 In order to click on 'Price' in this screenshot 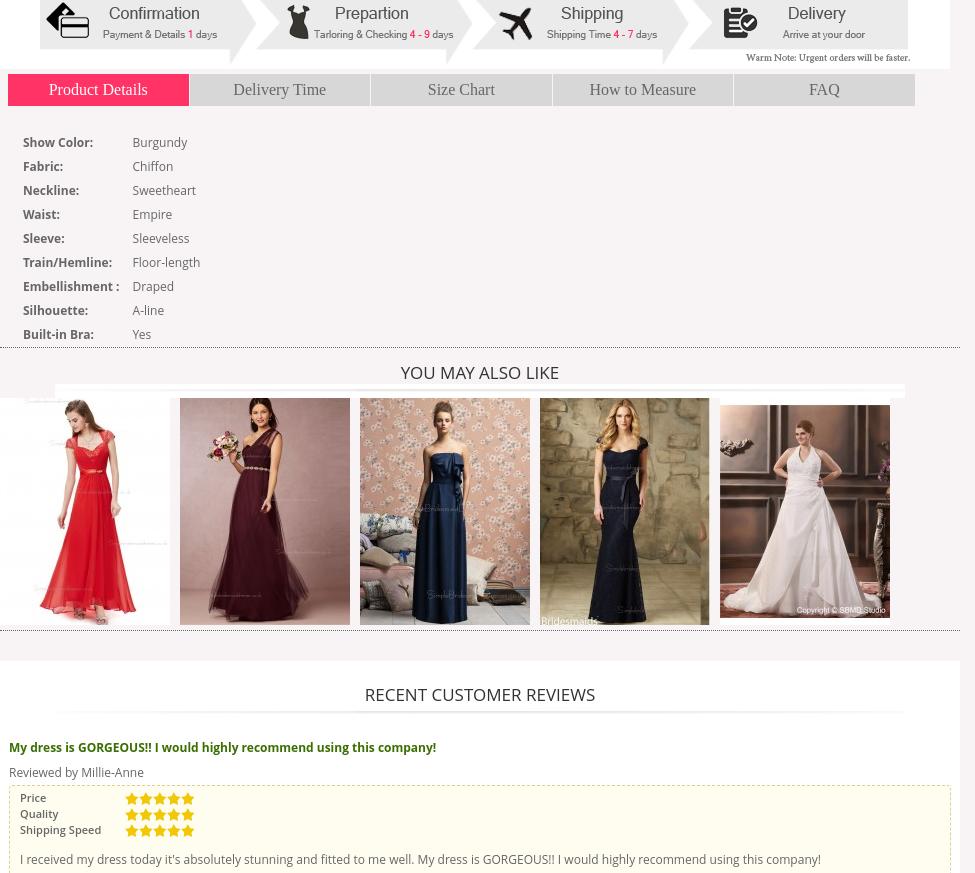, I will do `click(32, 797)`.